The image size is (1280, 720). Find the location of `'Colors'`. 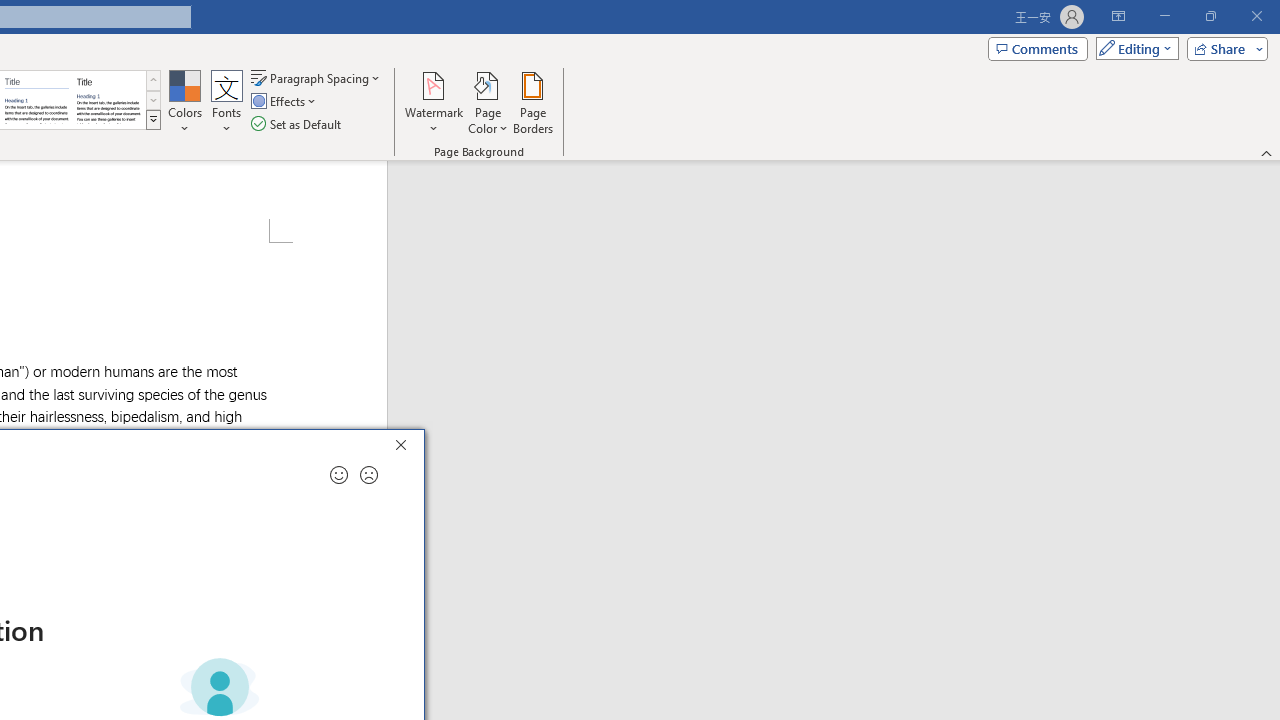

'Colors' is located at coordinates (184, 103).